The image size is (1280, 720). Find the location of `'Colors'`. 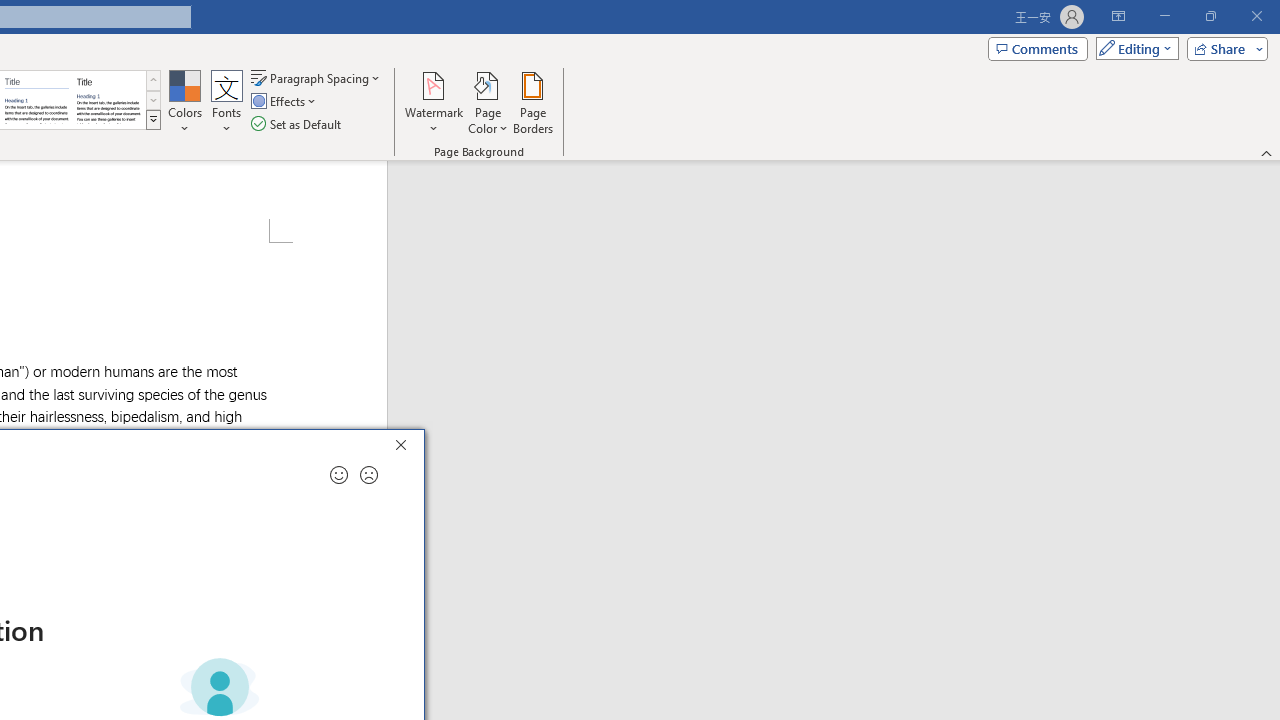

'Colors' is located at coordinates (184, 103).